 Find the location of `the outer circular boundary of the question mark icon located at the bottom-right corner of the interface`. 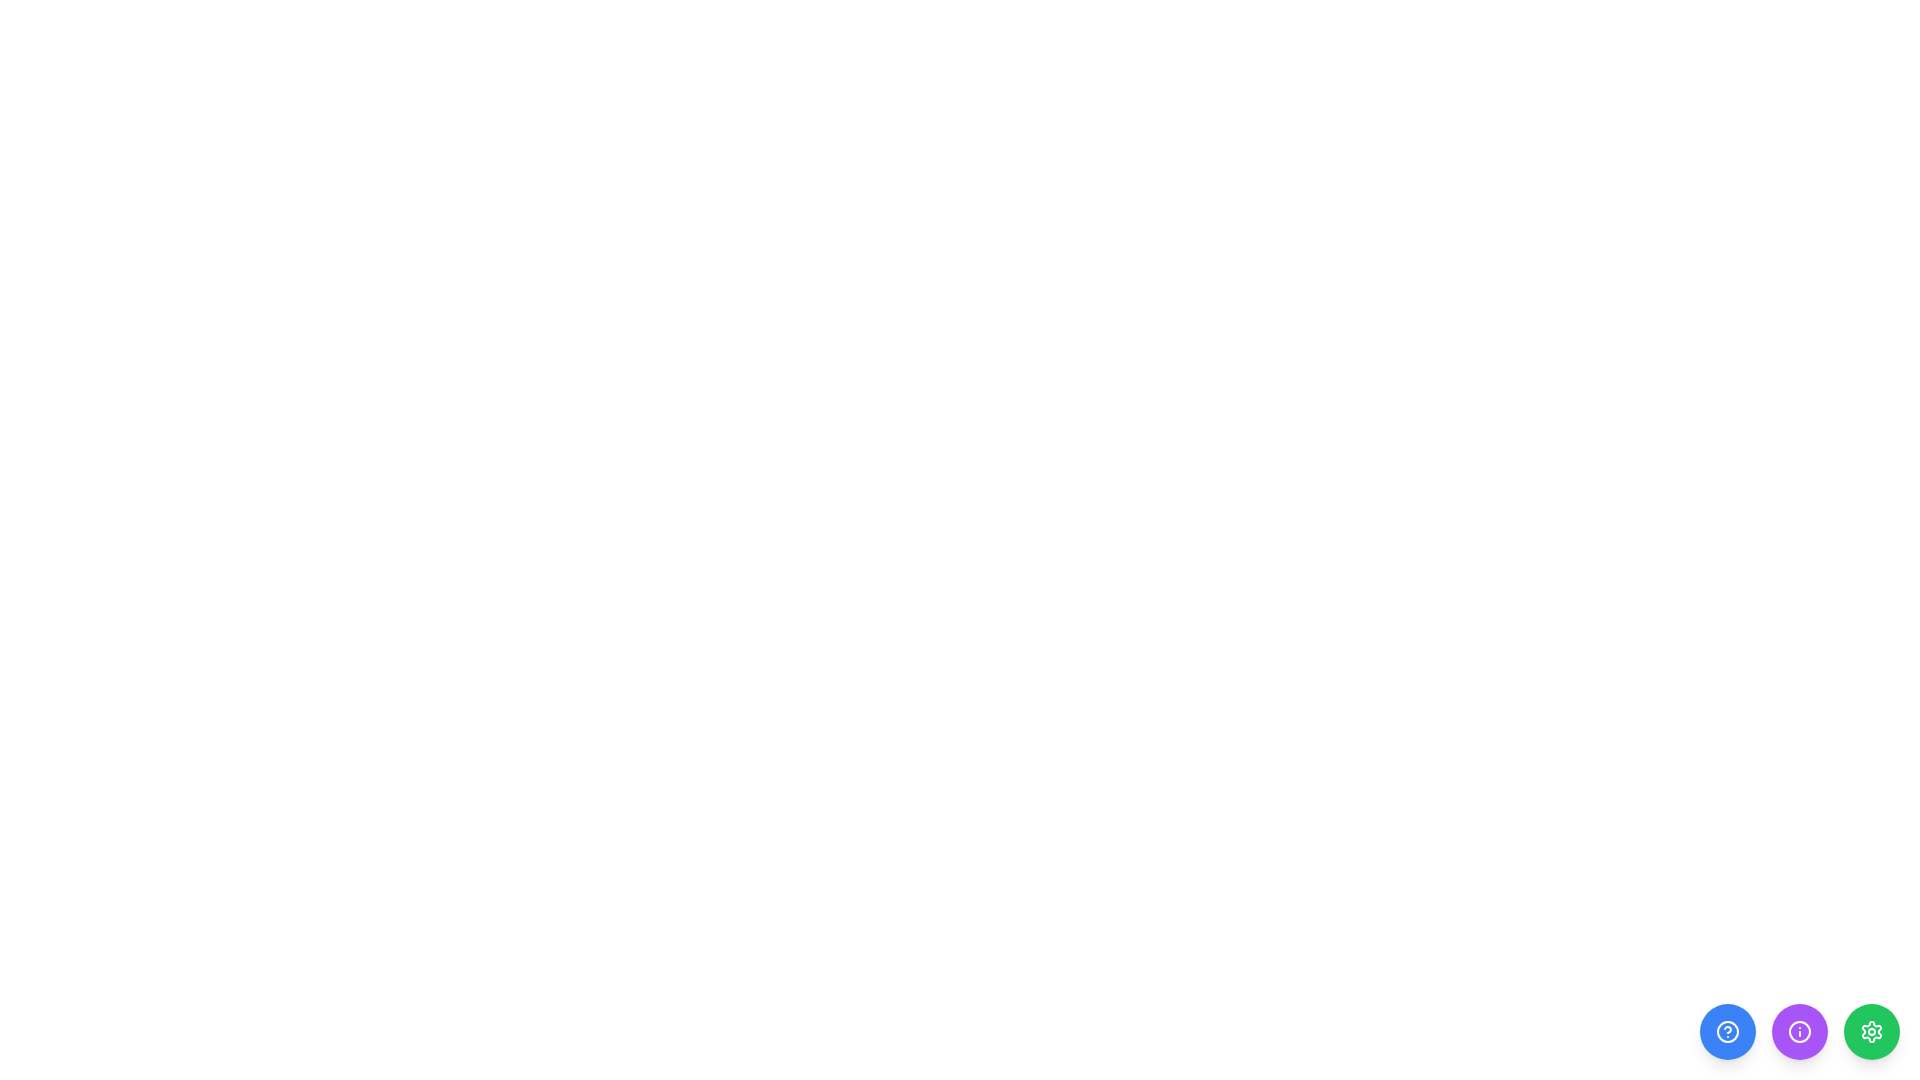

the outer circular boundary of the question mark icon located at the bottom-right corner of the interface is located at coordinates (1727, 1032).